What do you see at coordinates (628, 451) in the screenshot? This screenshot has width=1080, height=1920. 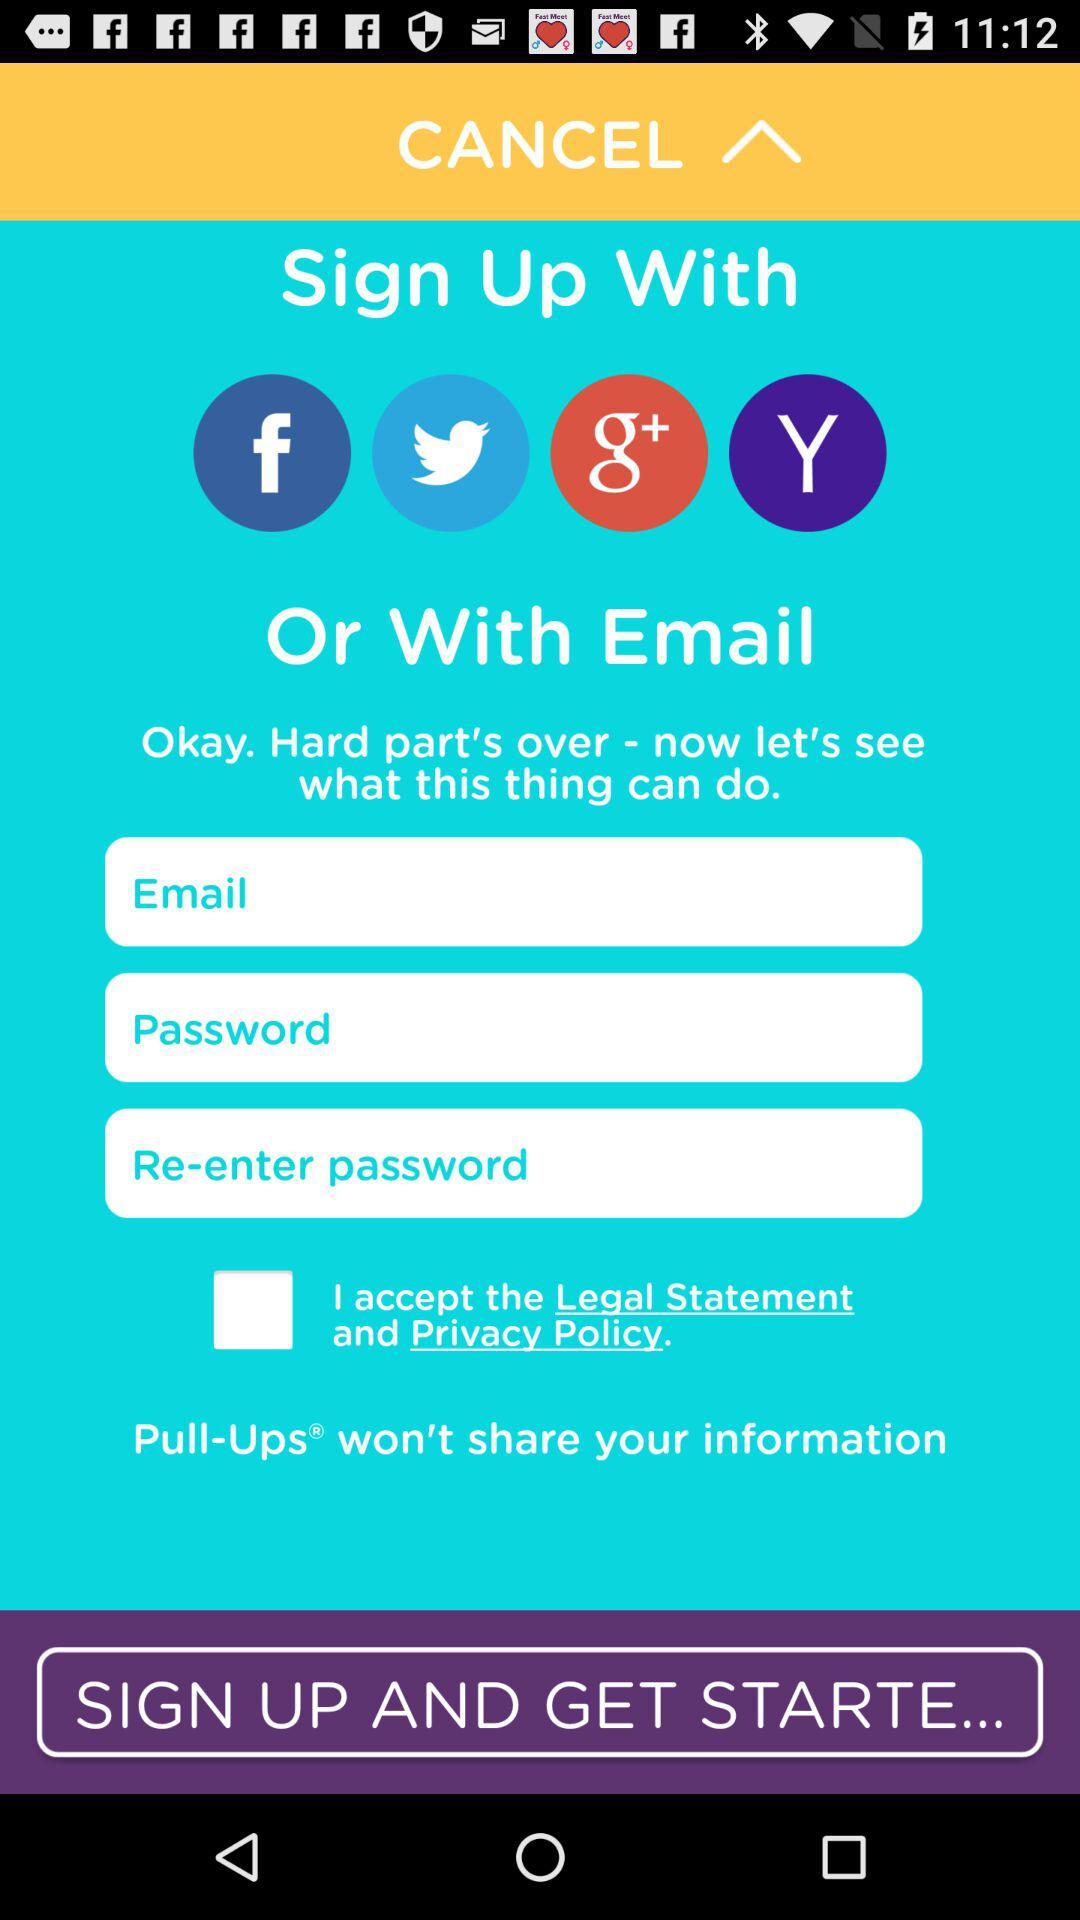 I see `the icon beside y` at bounding box center [628, 451].